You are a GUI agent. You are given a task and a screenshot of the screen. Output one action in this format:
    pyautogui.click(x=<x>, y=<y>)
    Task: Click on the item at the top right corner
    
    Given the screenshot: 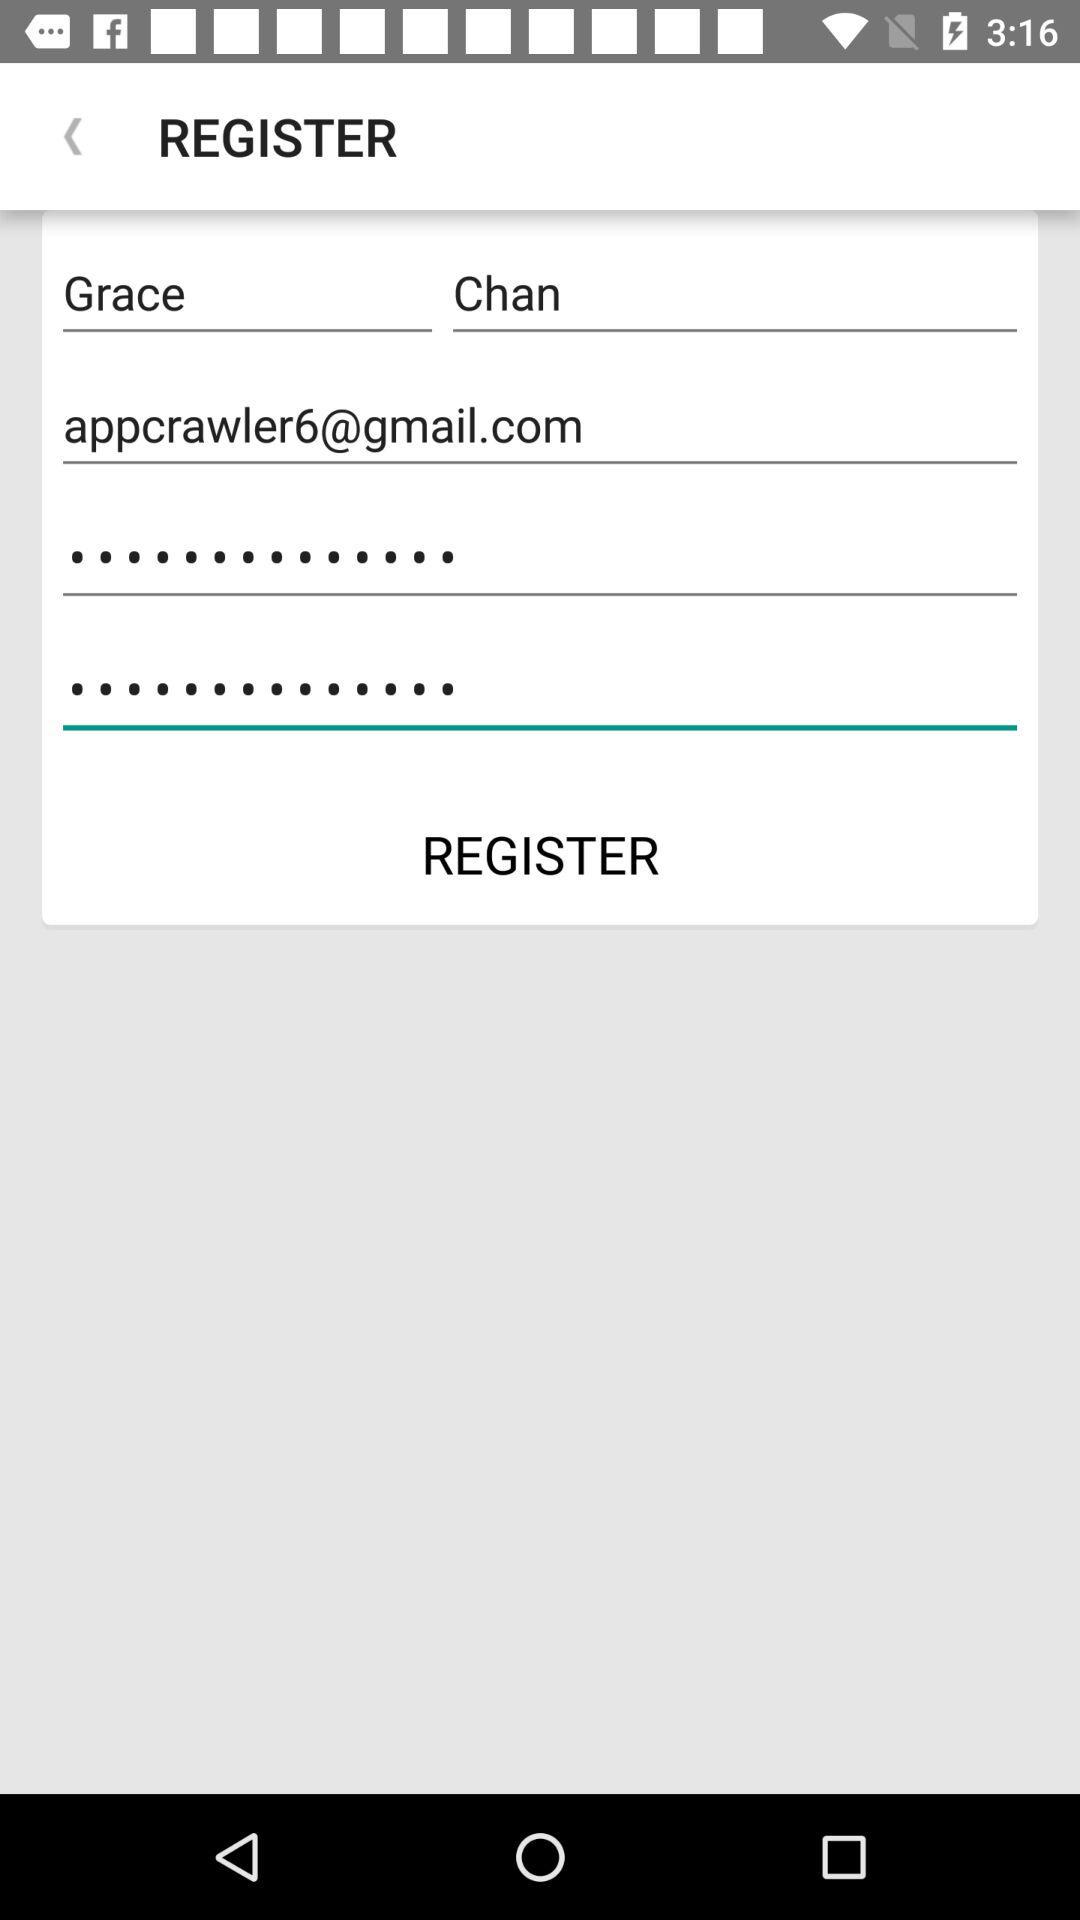 What is the action you would take?
    pyautogui.click(x=735, y=292)
    